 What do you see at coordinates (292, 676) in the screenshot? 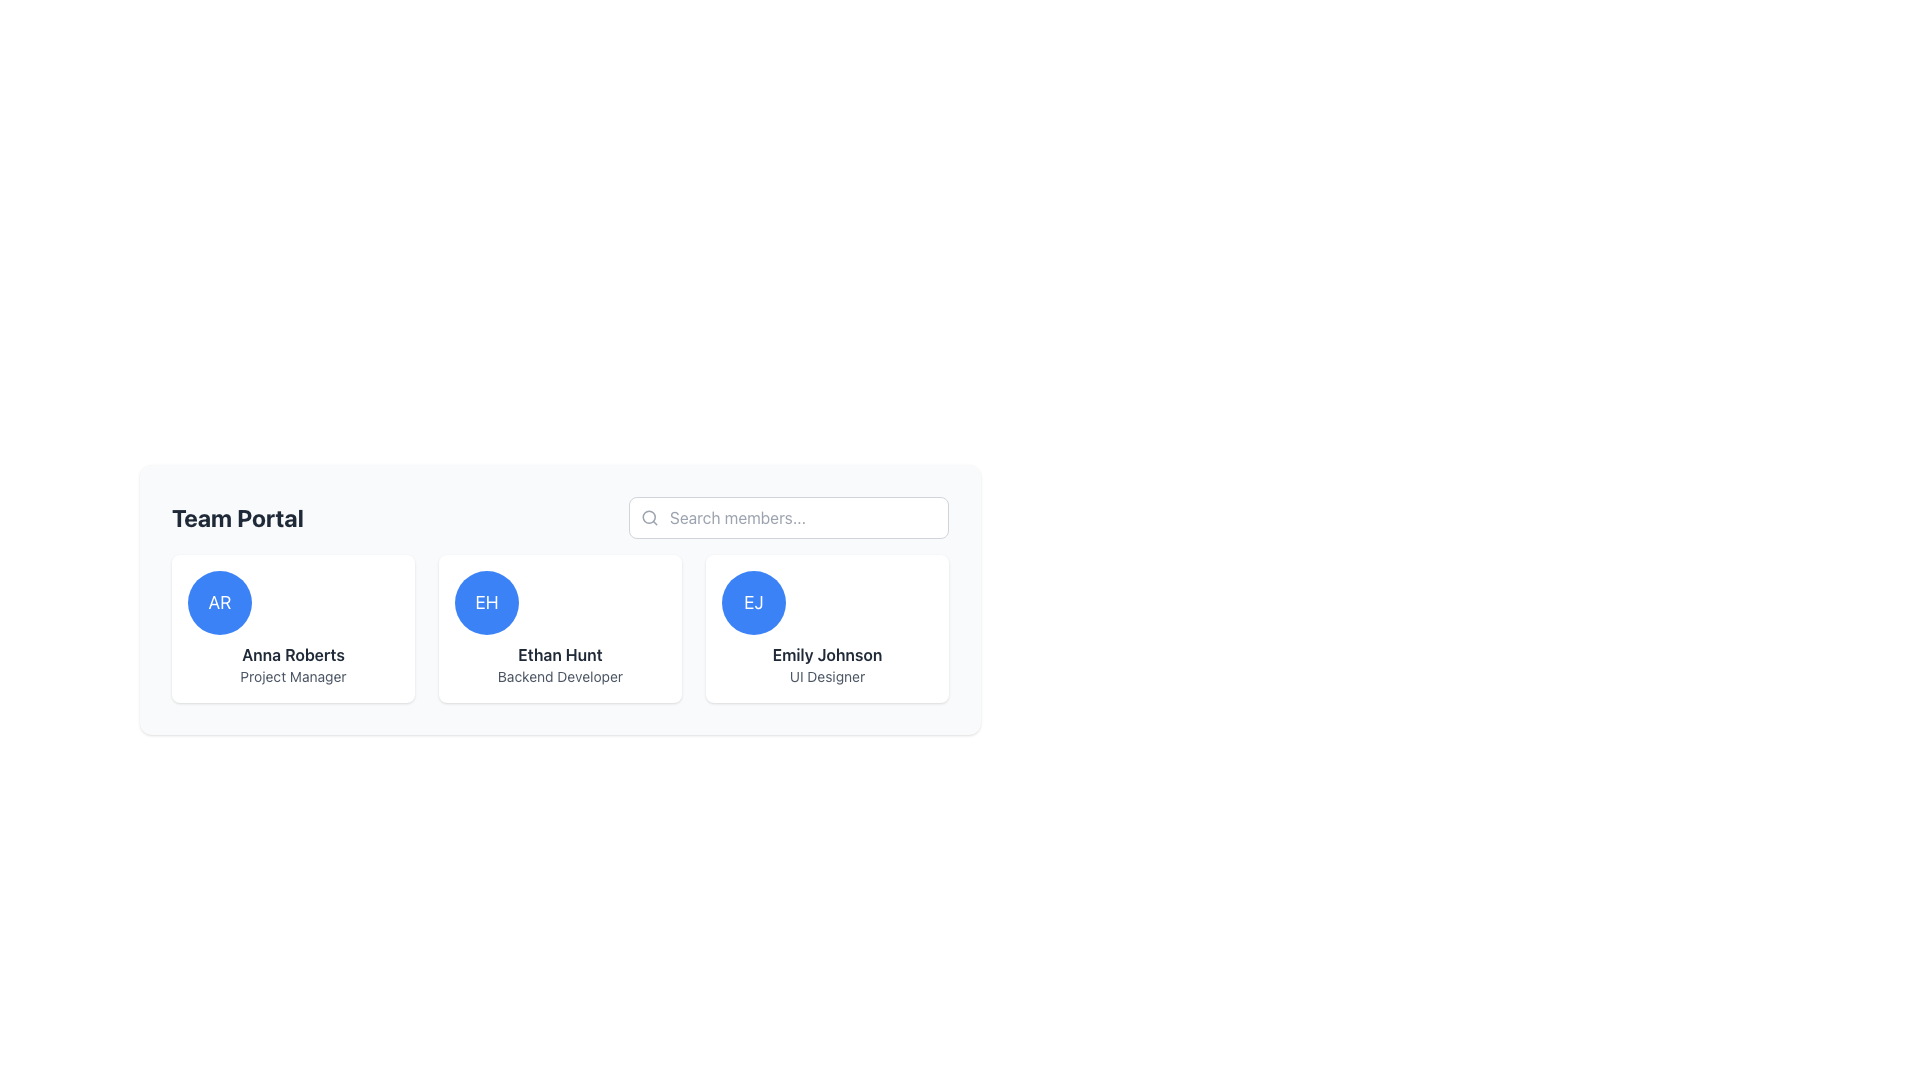
I see `the static text label that signifies the job title of 'Anna Roberts' located at the bottom of the user card interface` at bounding box center [292, 676].